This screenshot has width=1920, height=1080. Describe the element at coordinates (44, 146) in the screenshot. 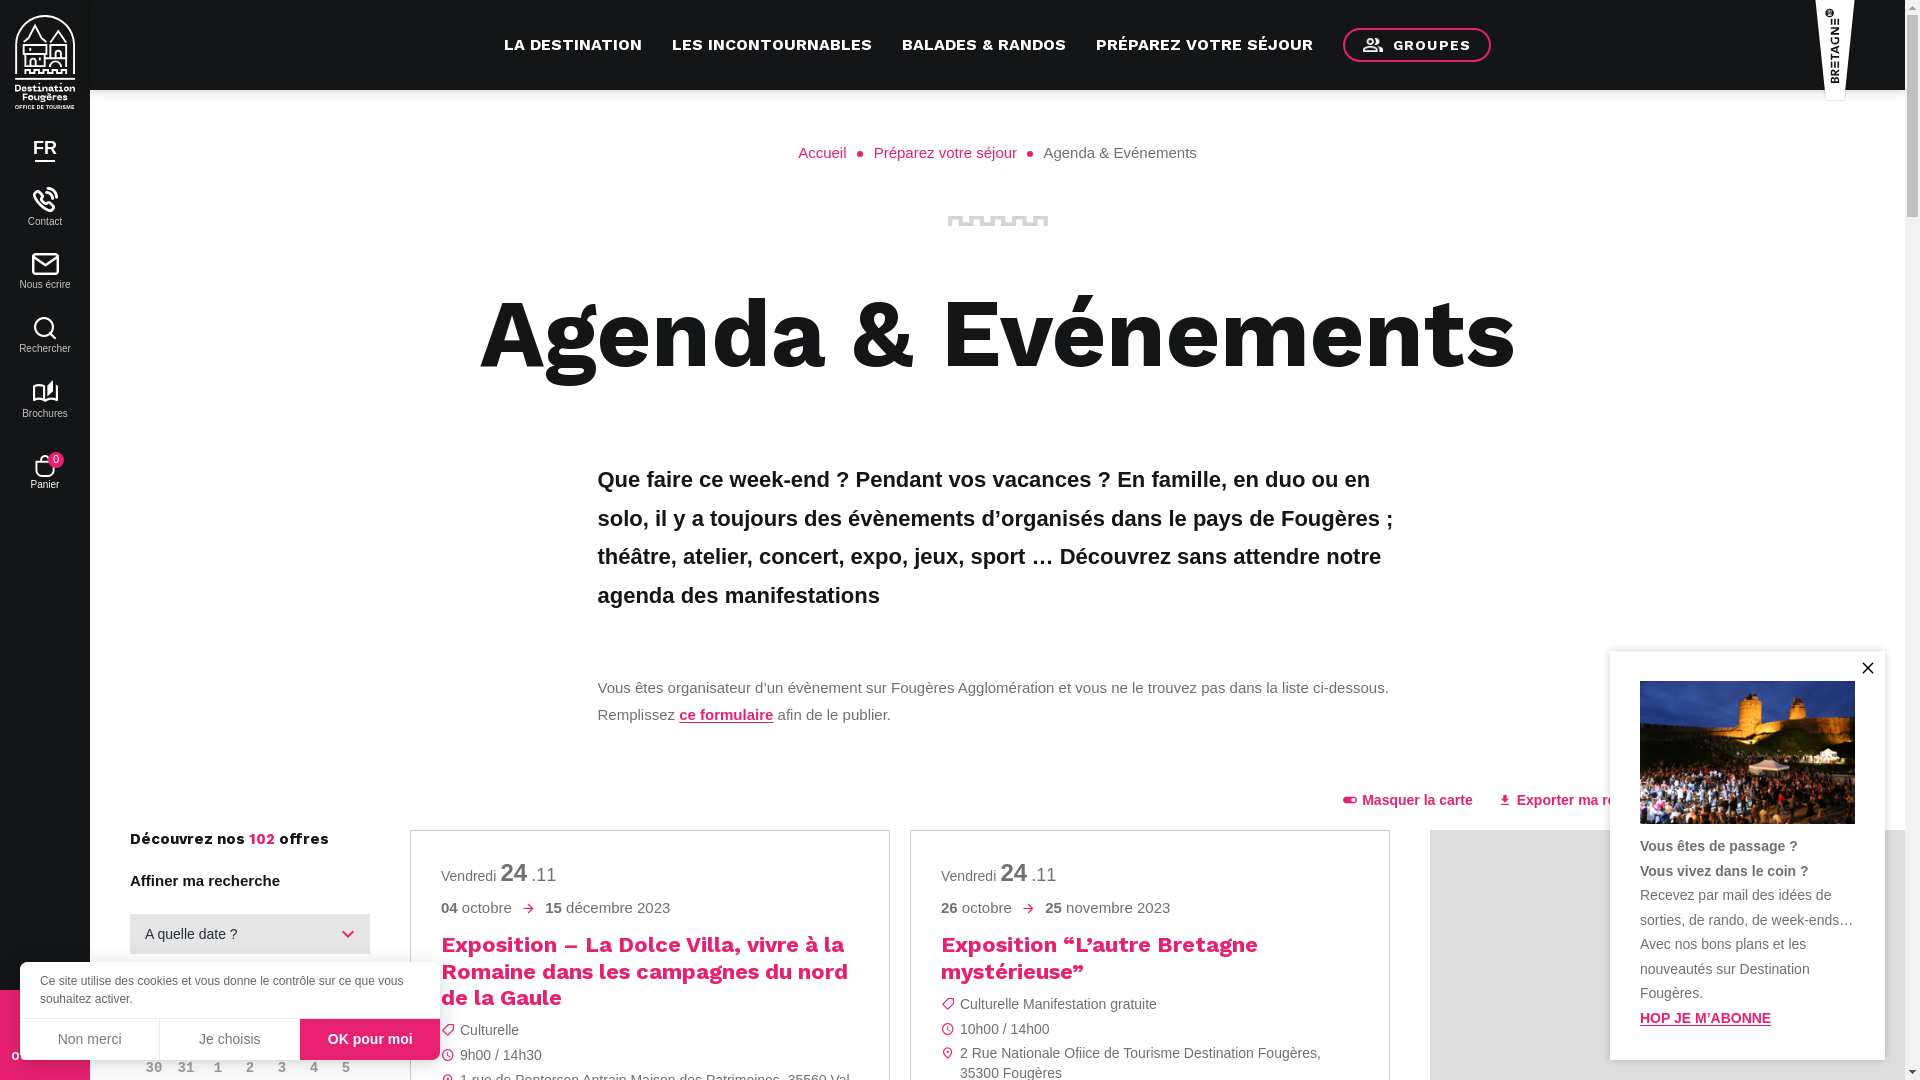

I see `'FR'` at that location.